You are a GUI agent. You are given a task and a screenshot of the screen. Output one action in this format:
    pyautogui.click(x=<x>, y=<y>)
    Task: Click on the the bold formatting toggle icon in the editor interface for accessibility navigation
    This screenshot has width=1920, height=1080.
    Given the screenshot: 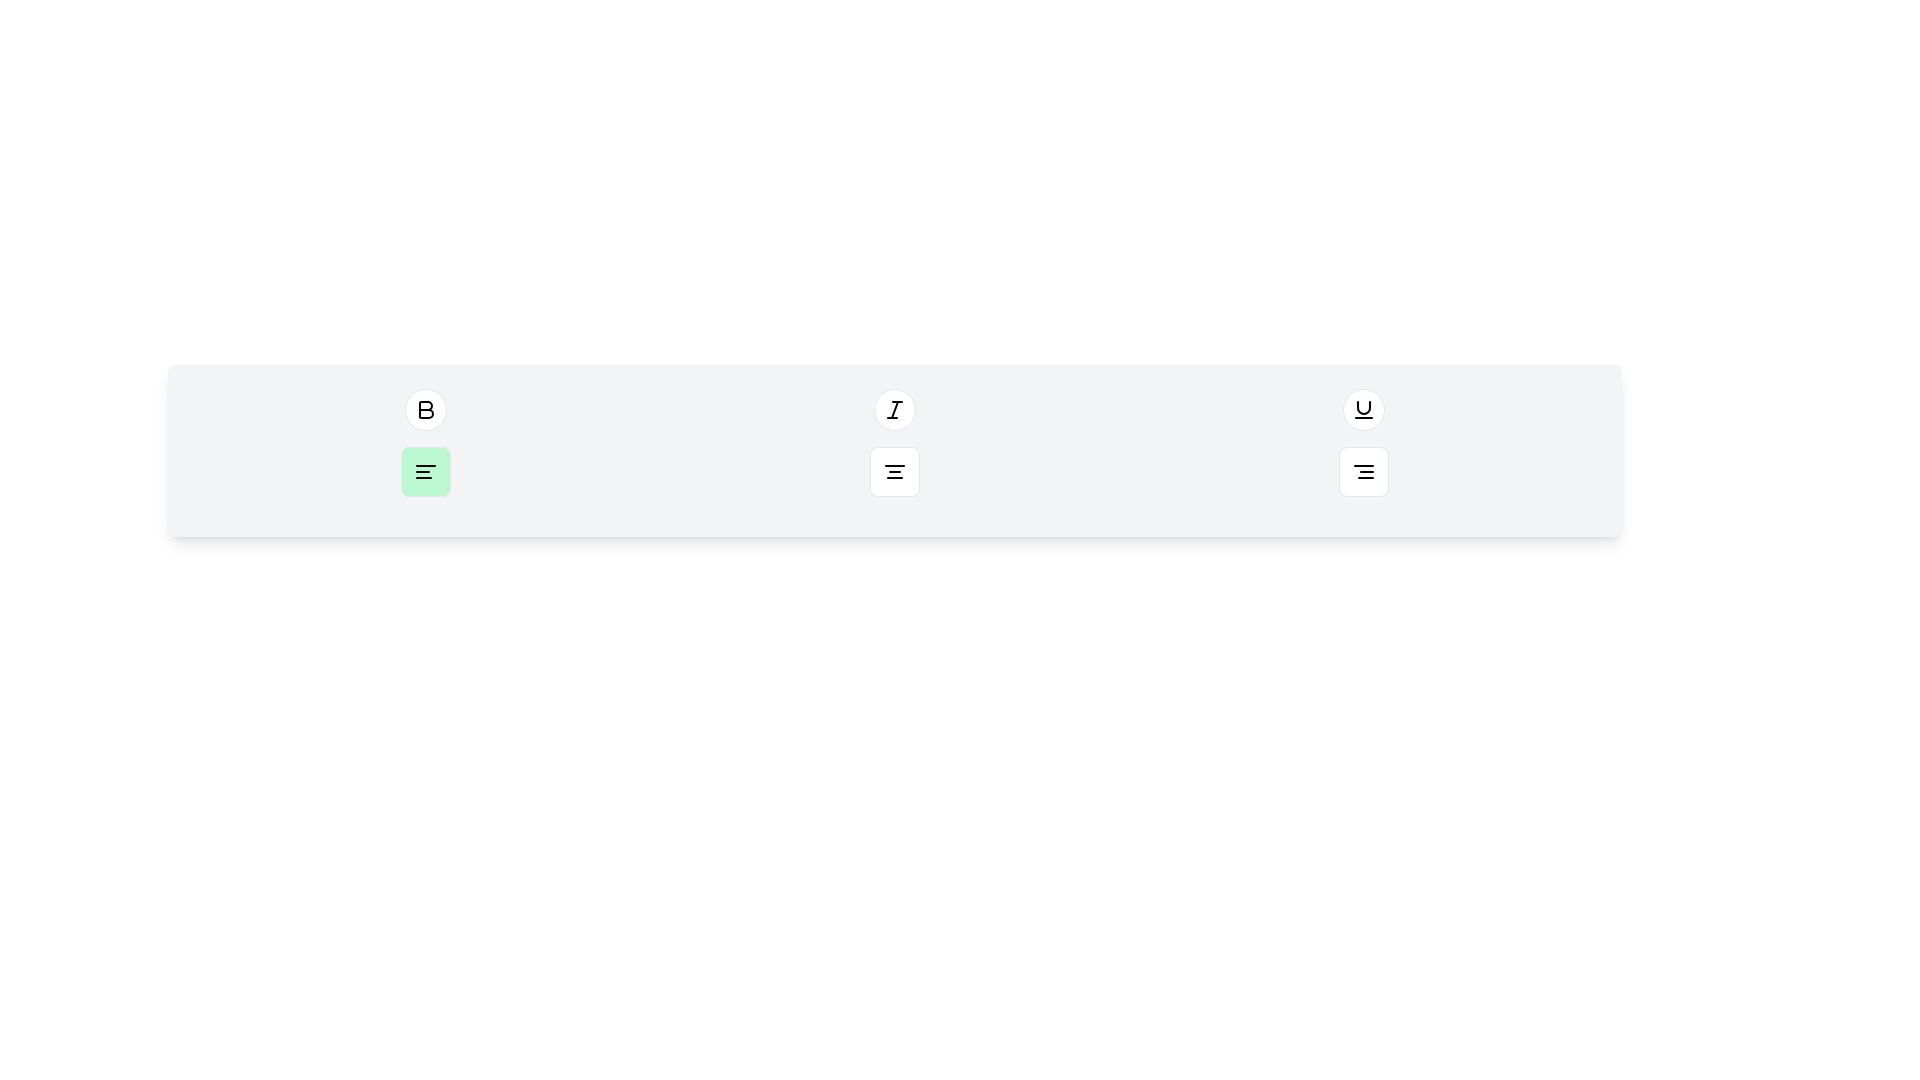 What is the action you would take?
    pyautogui.click(x=425, y=408)
    